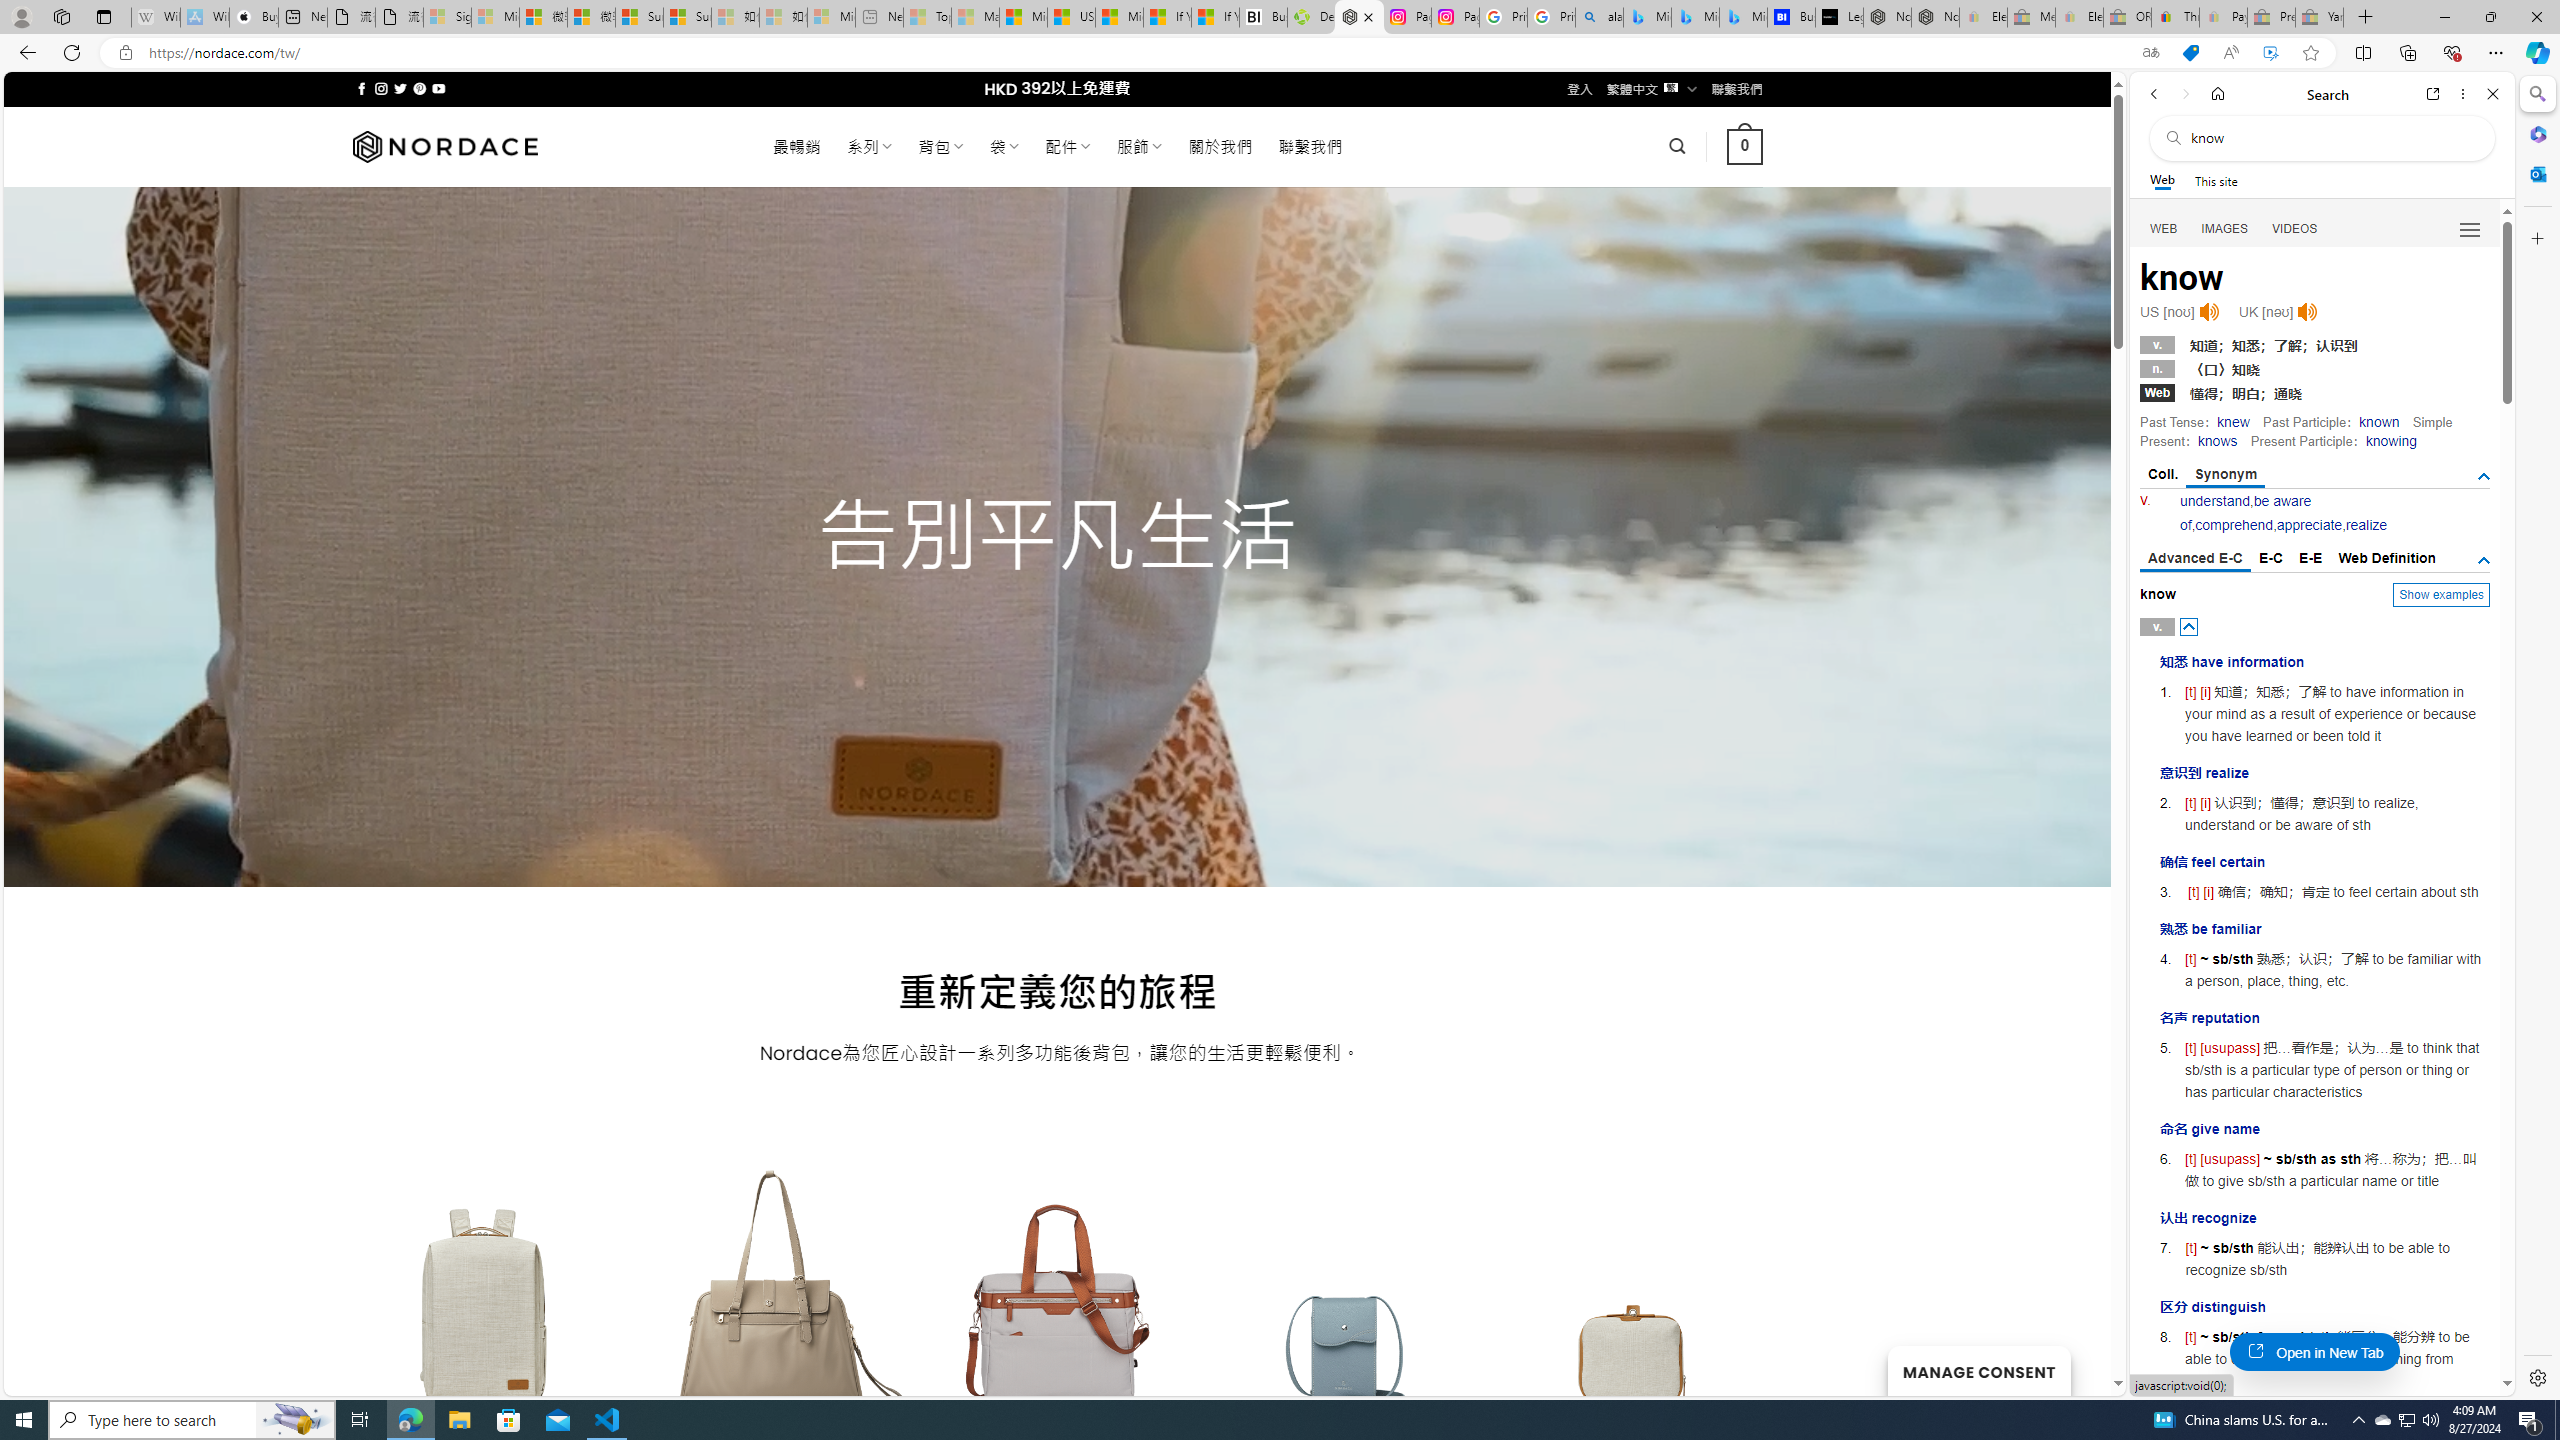 This screenshot has width=2560, height=1440. What do you see at coordinates (439, 88) in the screenshot?
I see `'Follow on YouTube'` at bounding box center [439, 88].